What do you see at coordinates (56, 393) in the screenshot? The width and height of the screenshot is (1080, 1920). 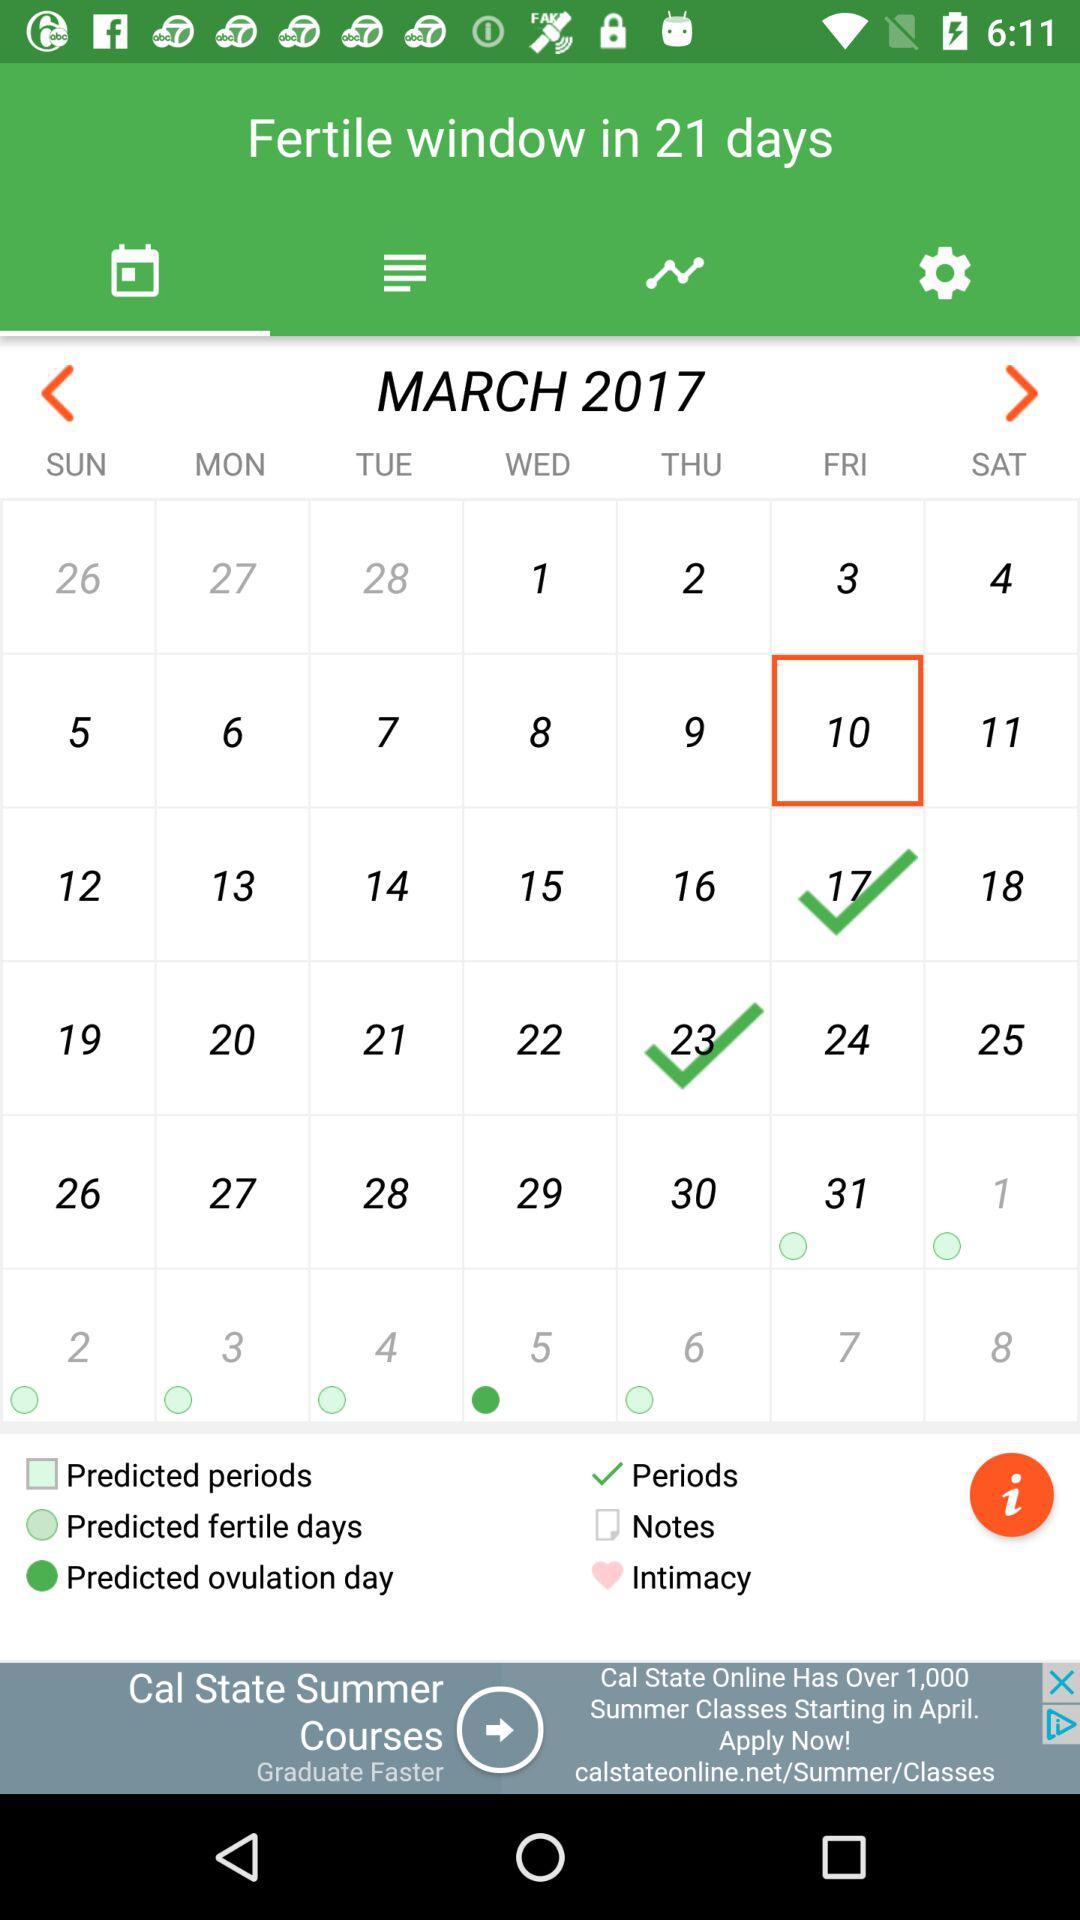 I see `move to previous month` at bounding box center [56, 393].